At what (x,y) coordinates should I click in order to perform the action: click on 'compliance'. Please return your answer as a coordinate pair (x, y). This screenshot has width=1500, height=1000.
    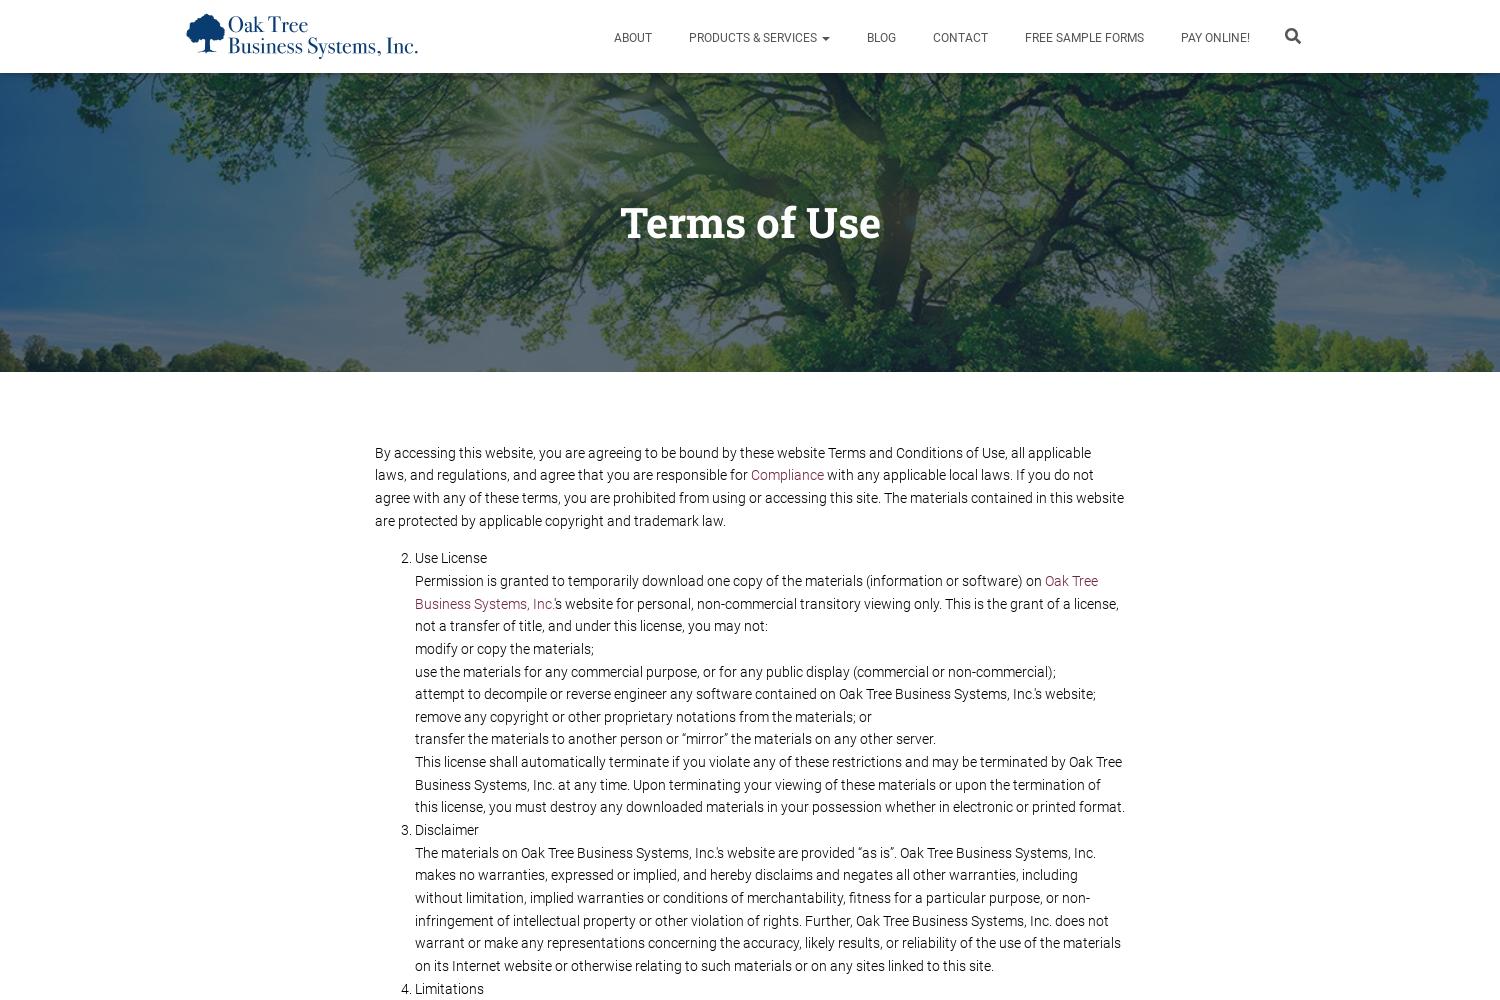
    Looking at the image, I should click on (787, 474).